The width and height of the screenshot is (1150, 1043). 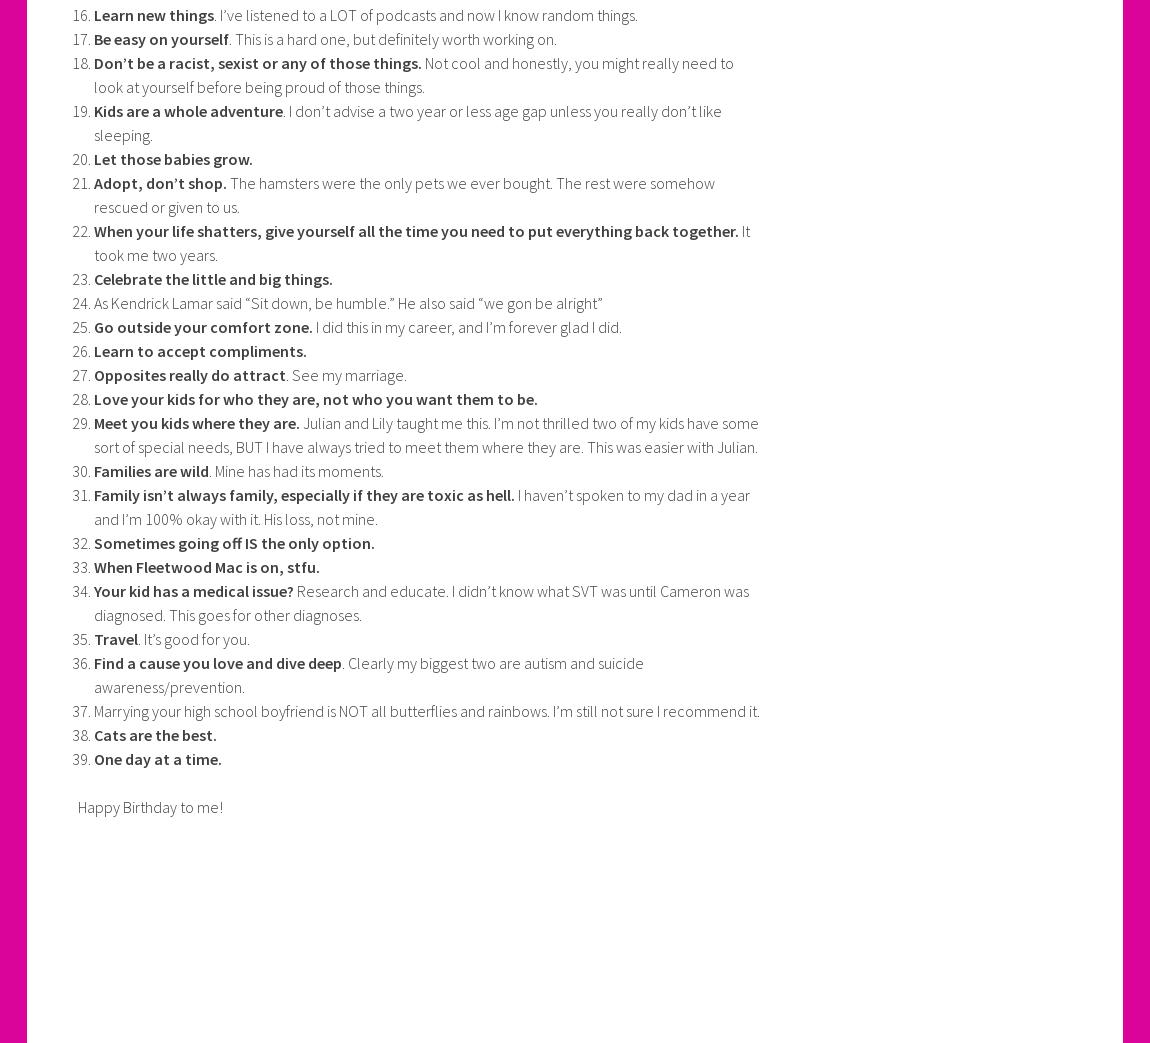 I want to click on 'Meet you kids where they are.', so click(x=194, y=423).